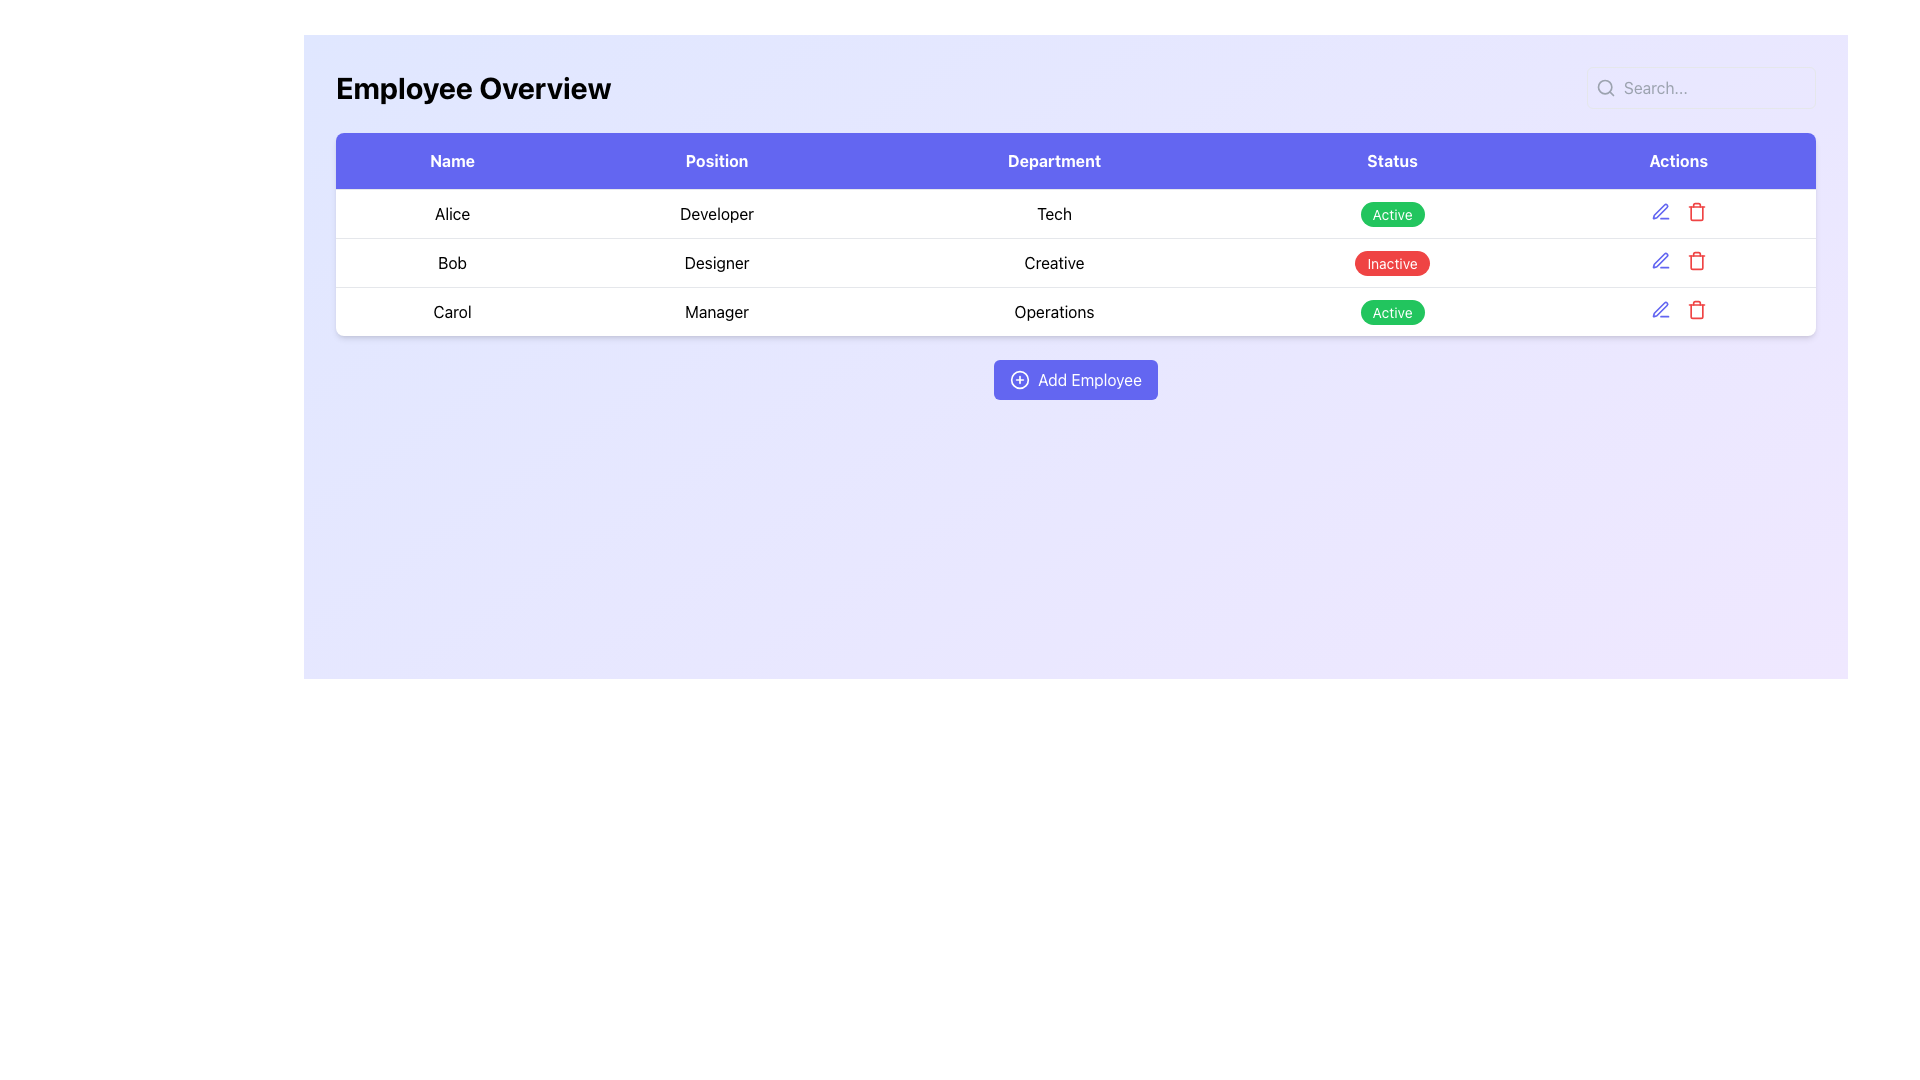 The image size is (1920, 1080). I want to click on 'Department' text label associated with 'Alice' in the table to gather information about her organizational category, so click(1053, 213).